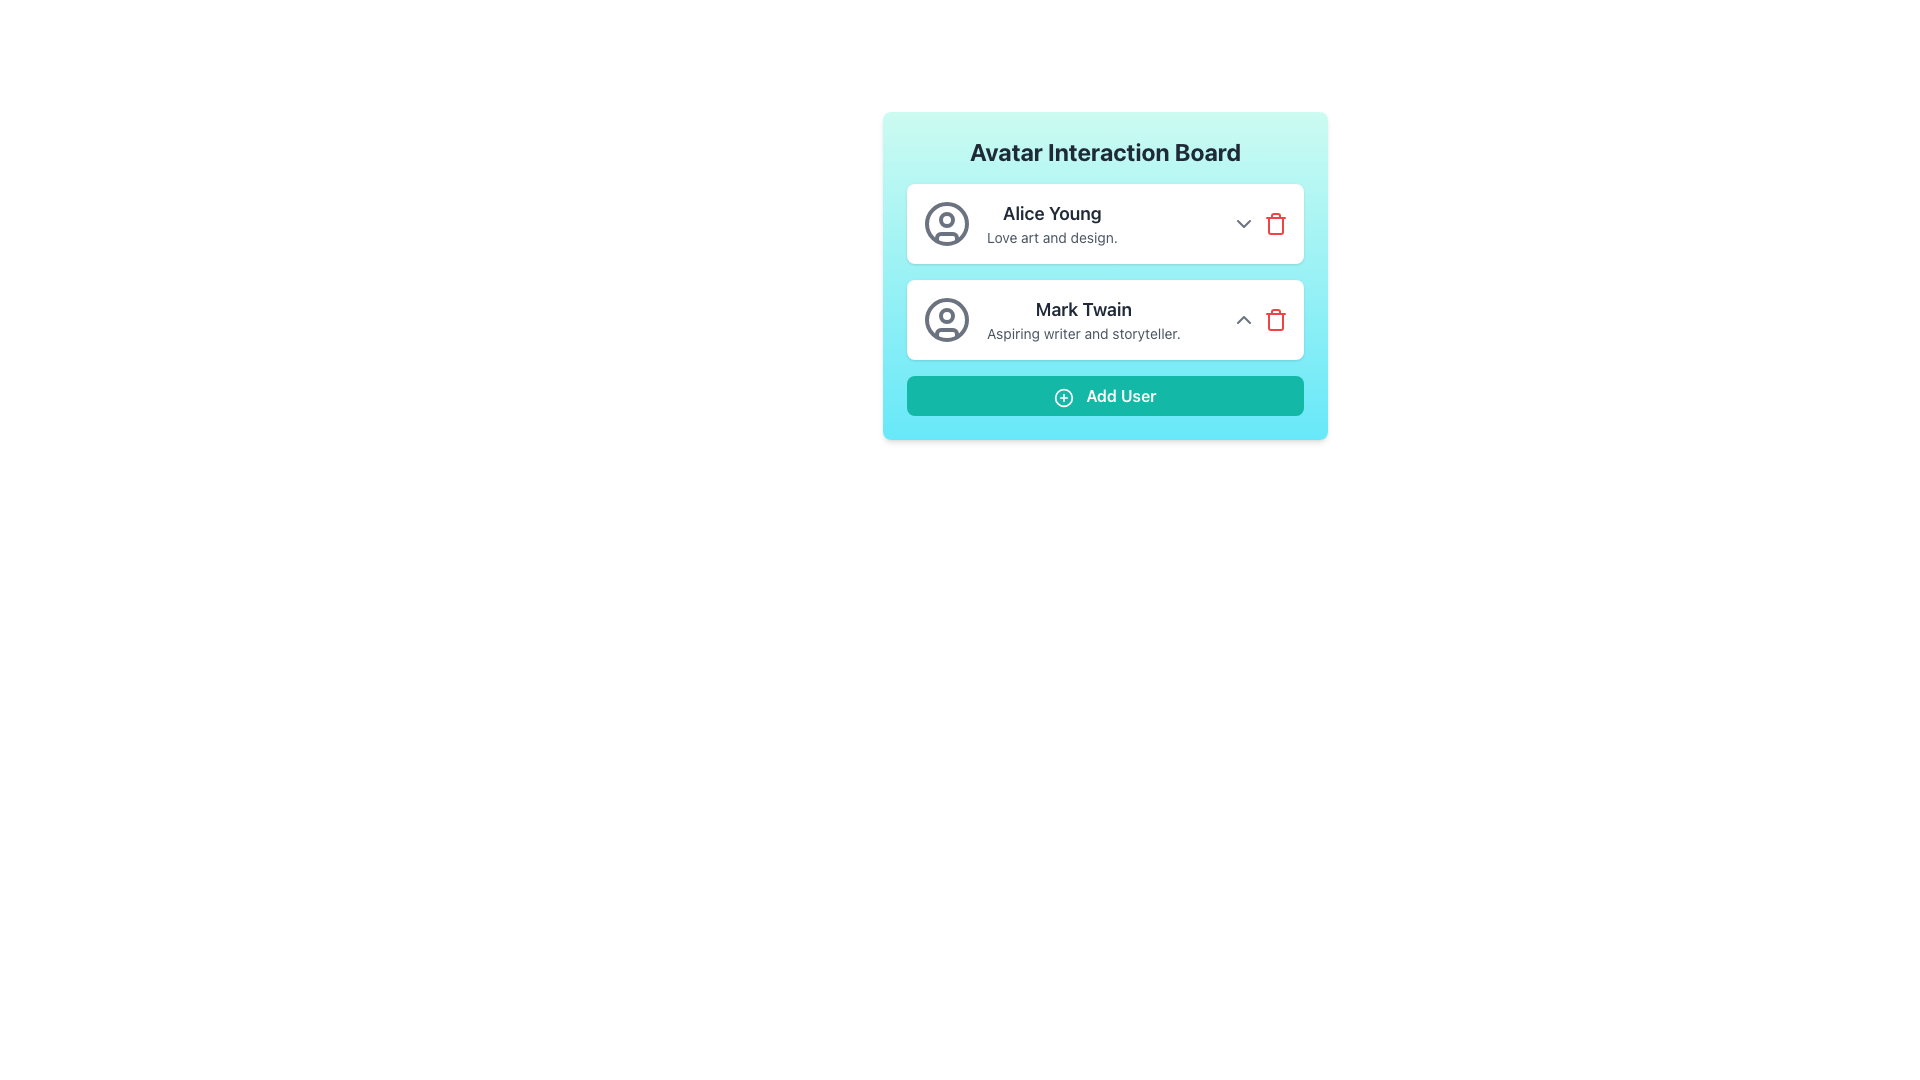 Image resolution: width=1920 pixels, height=1080 pixels. I want to click on the upward-pointing chevron icon button located in the top-right corner of the 'Mark Twain' user profile card, so click(1242, 319).